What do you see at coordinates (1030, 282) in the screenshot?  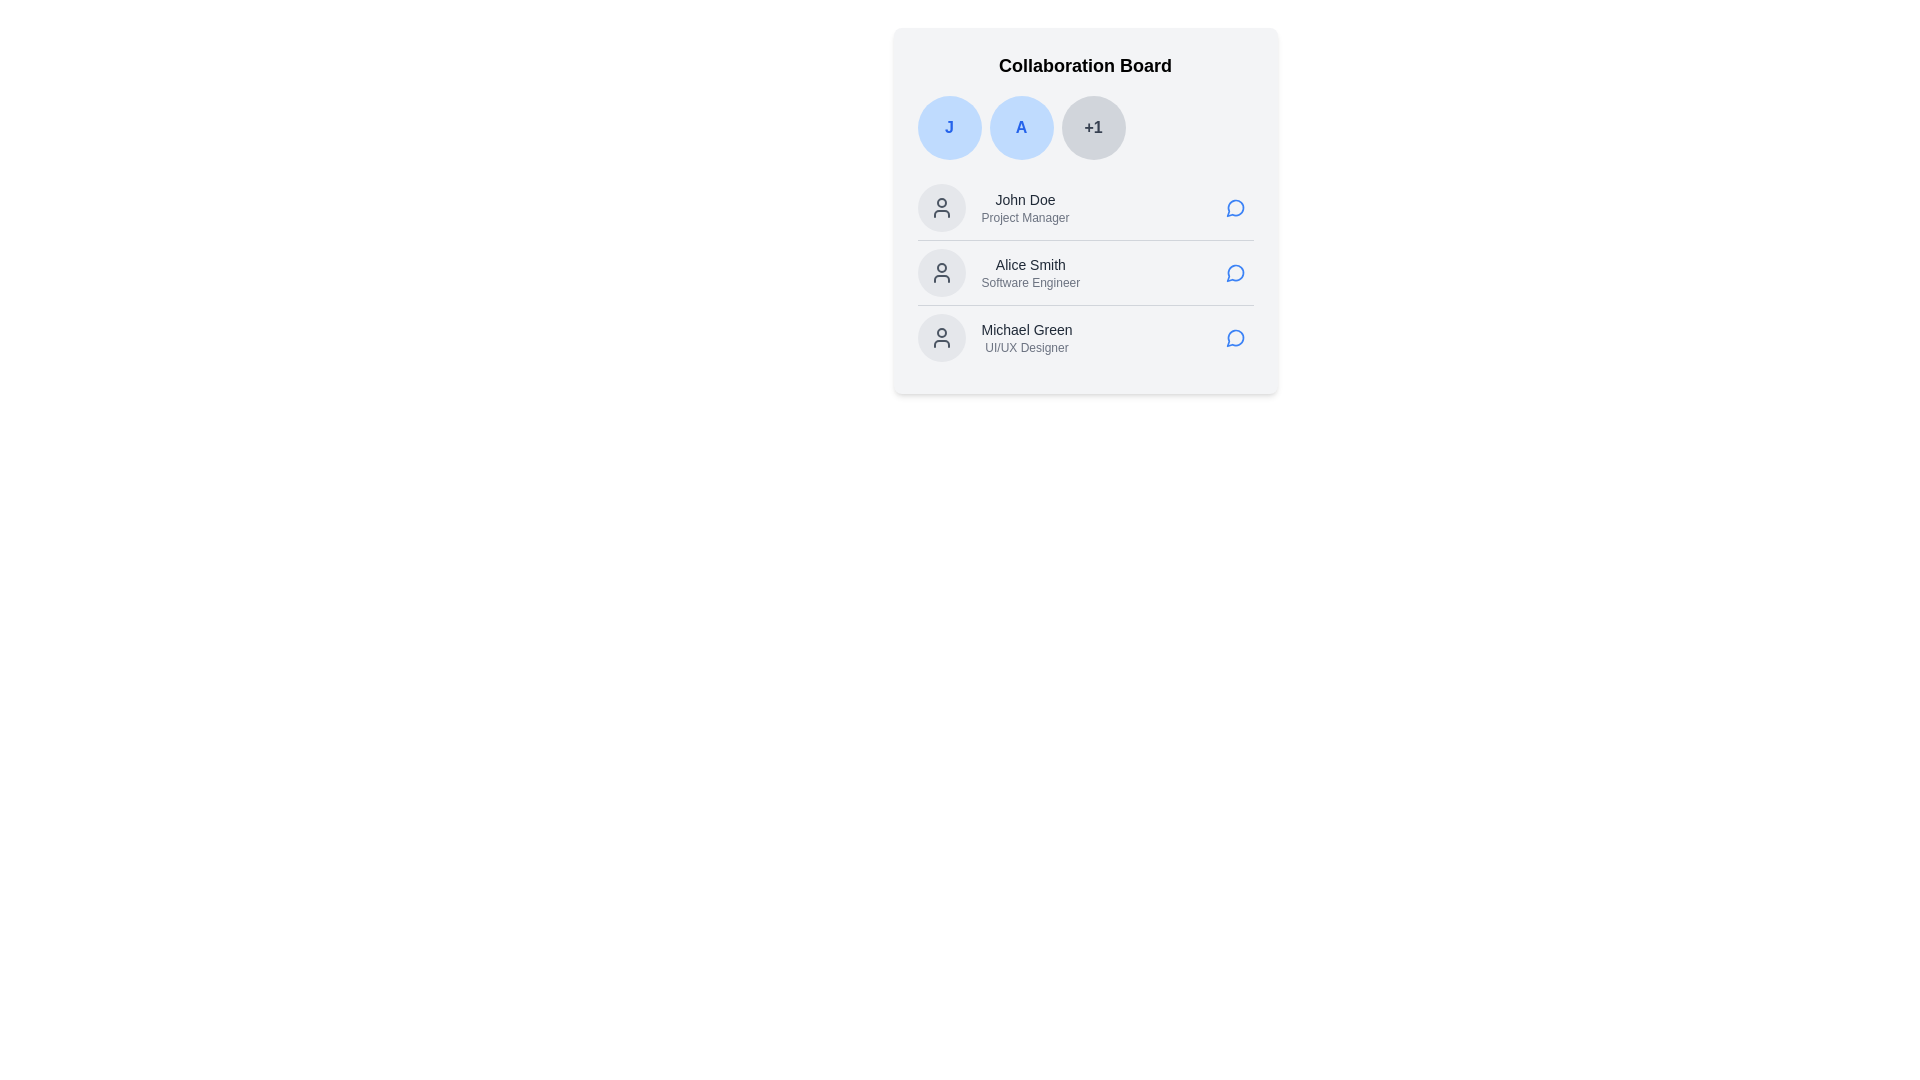 I see `the Text Label indicating the professional role of the user 'Alice Smith', which is located under the name 'Alice Smith' in the 'Collaboration Board' section, and is the second item in the vertical list of user details` at bounding box center [1030, 282].